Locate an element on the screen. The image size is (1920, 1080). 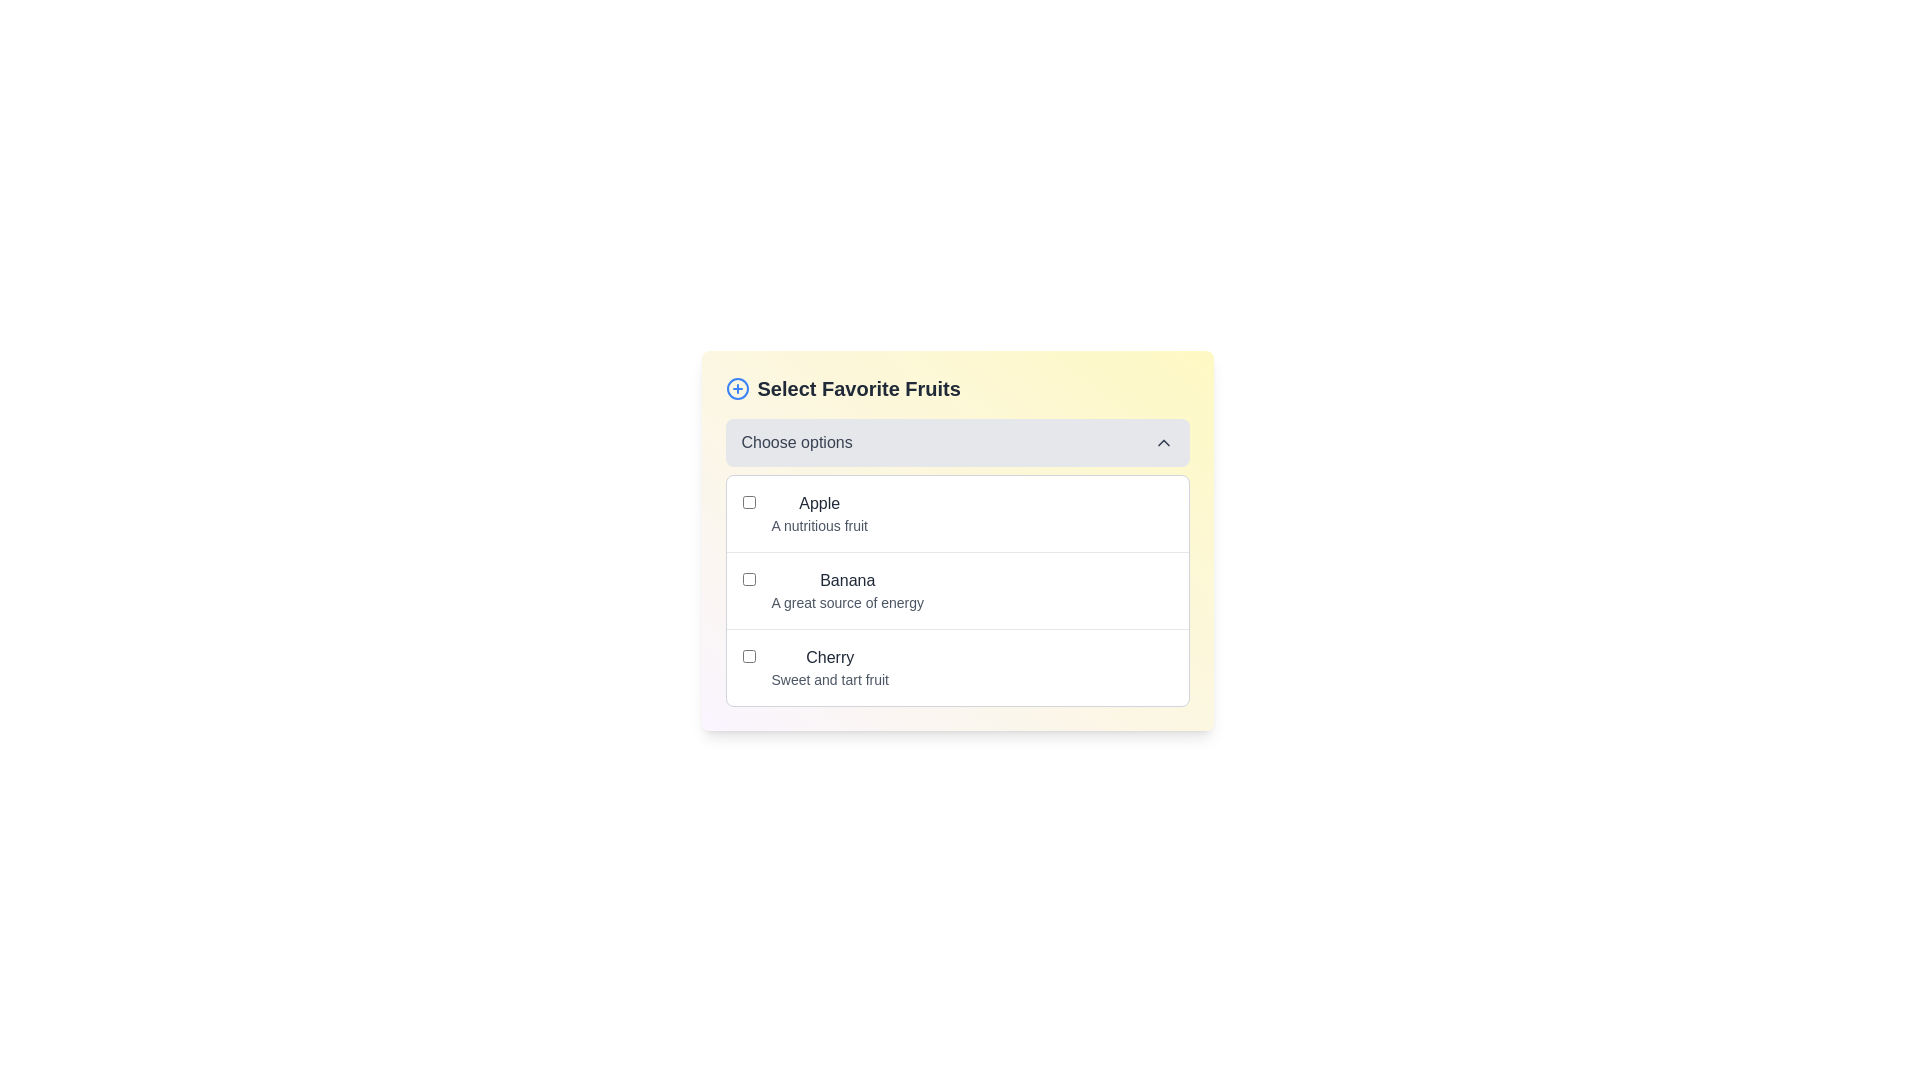
'Banana' text label, which is styled in dark gray and is the second item in the 'Select Favorite Fruits' section, positioned above 'Cherry' is located at coordinates (847, 581).